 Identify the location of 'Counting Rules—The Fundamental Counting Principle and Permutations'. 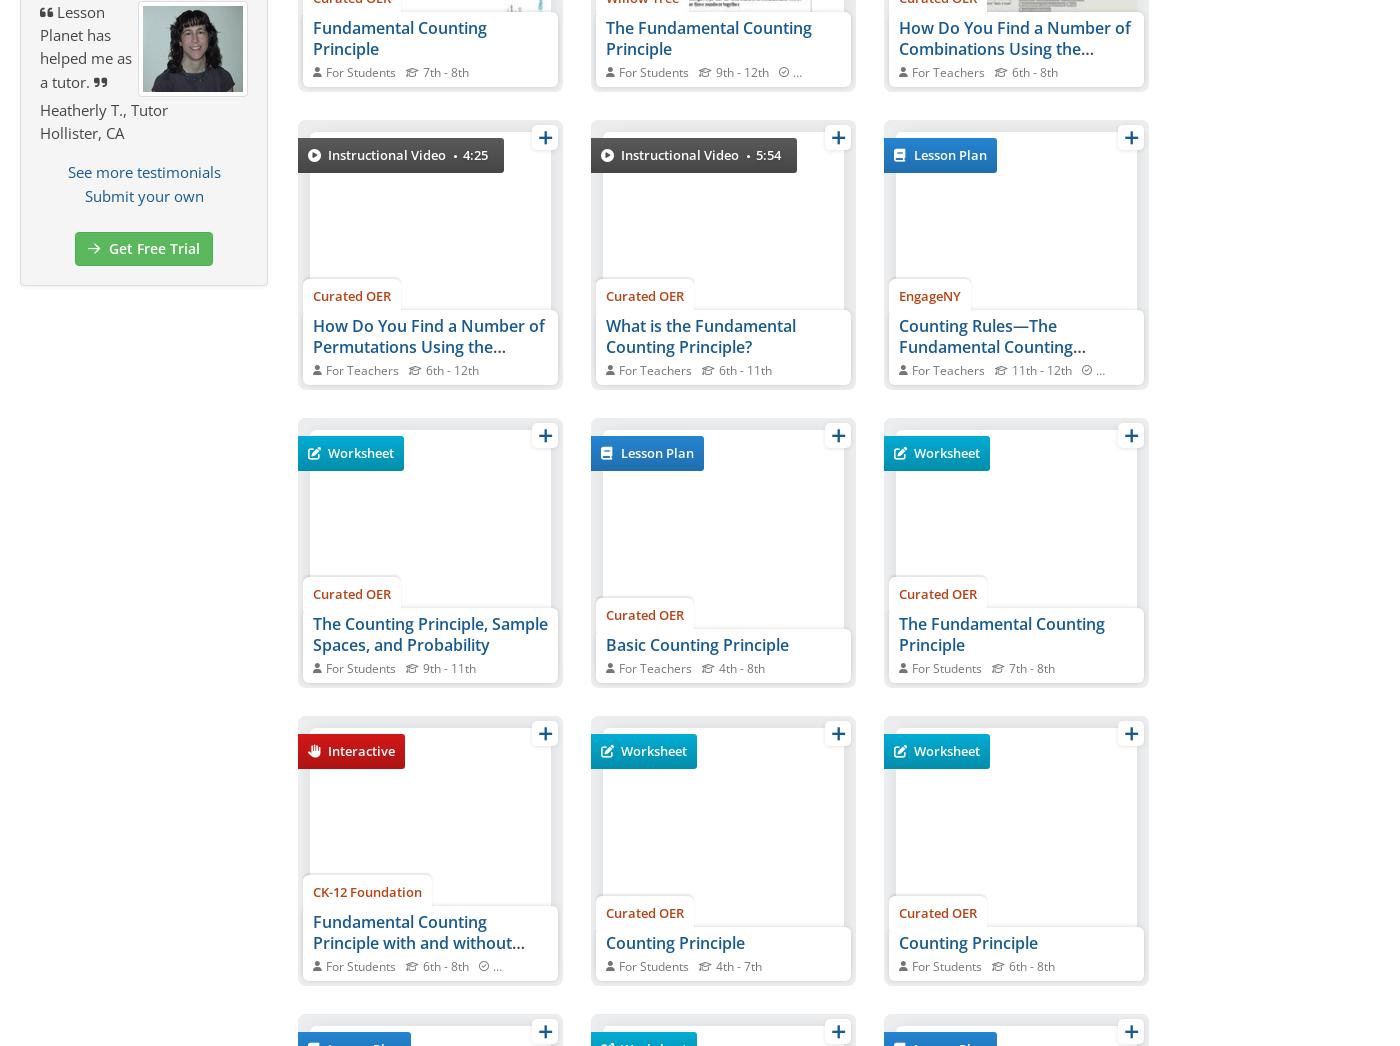
(1002, 345).